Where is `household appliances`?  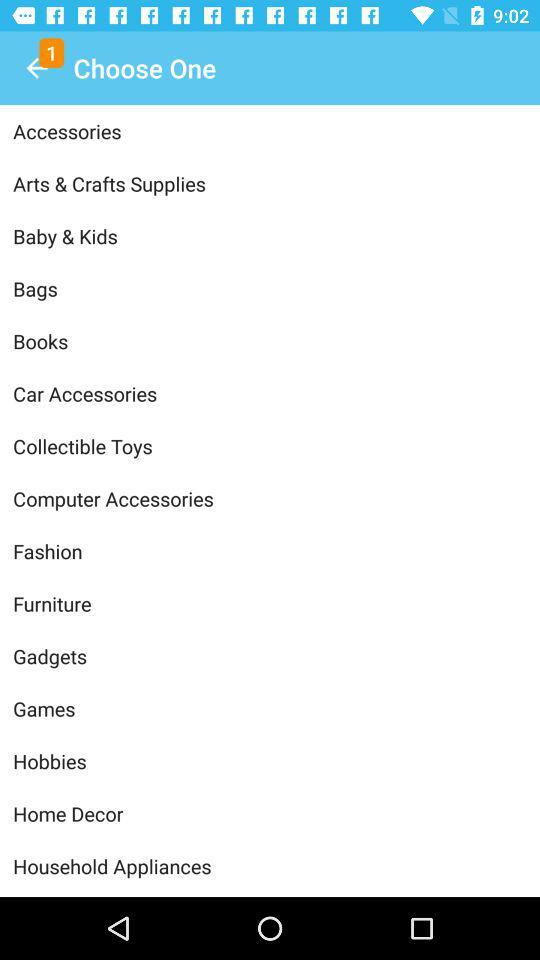 household appliances is located at coordinates (270, 865).